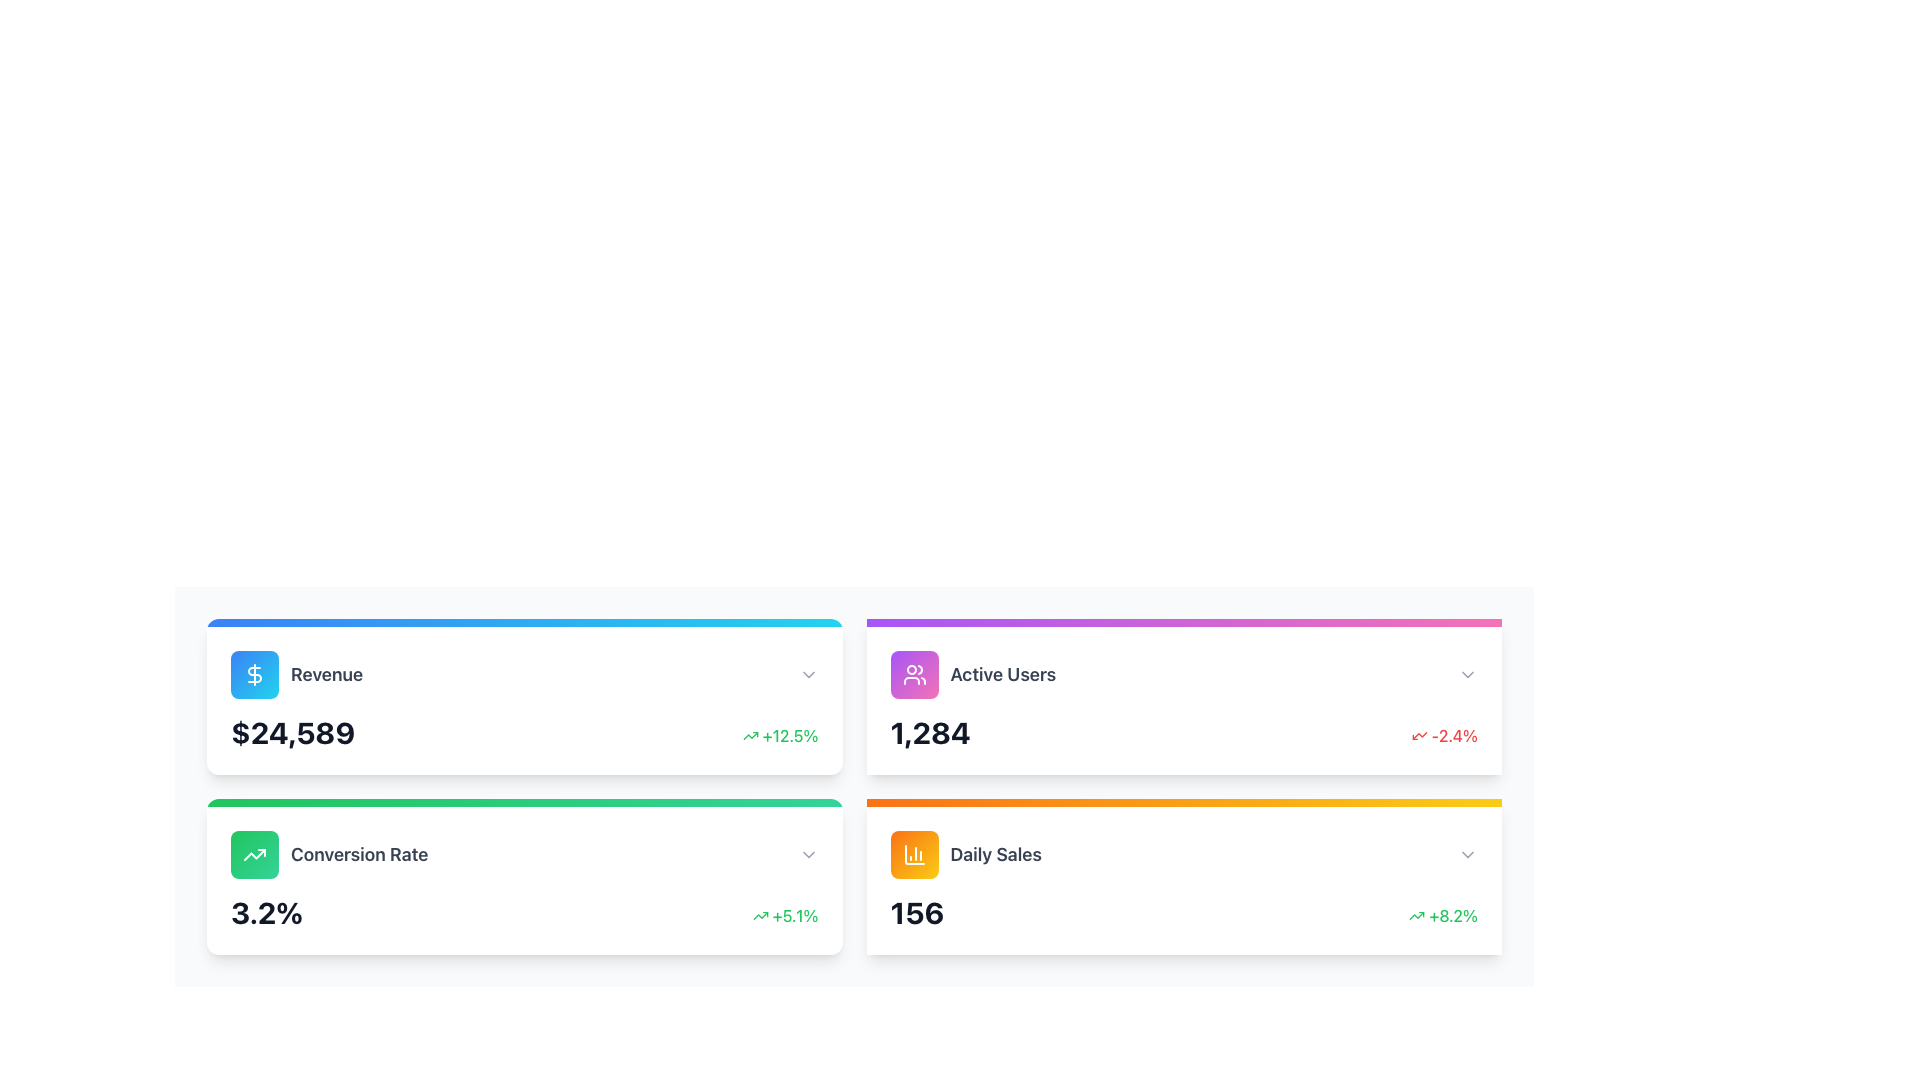 The height and width of the screenshot is (1080, 1920). I want to click on the 'Daily Sales' text element, which is styled in bold gray font within an orange-themed section, located in the bottom-right corner of the dashboard interface, so click(996, 855).